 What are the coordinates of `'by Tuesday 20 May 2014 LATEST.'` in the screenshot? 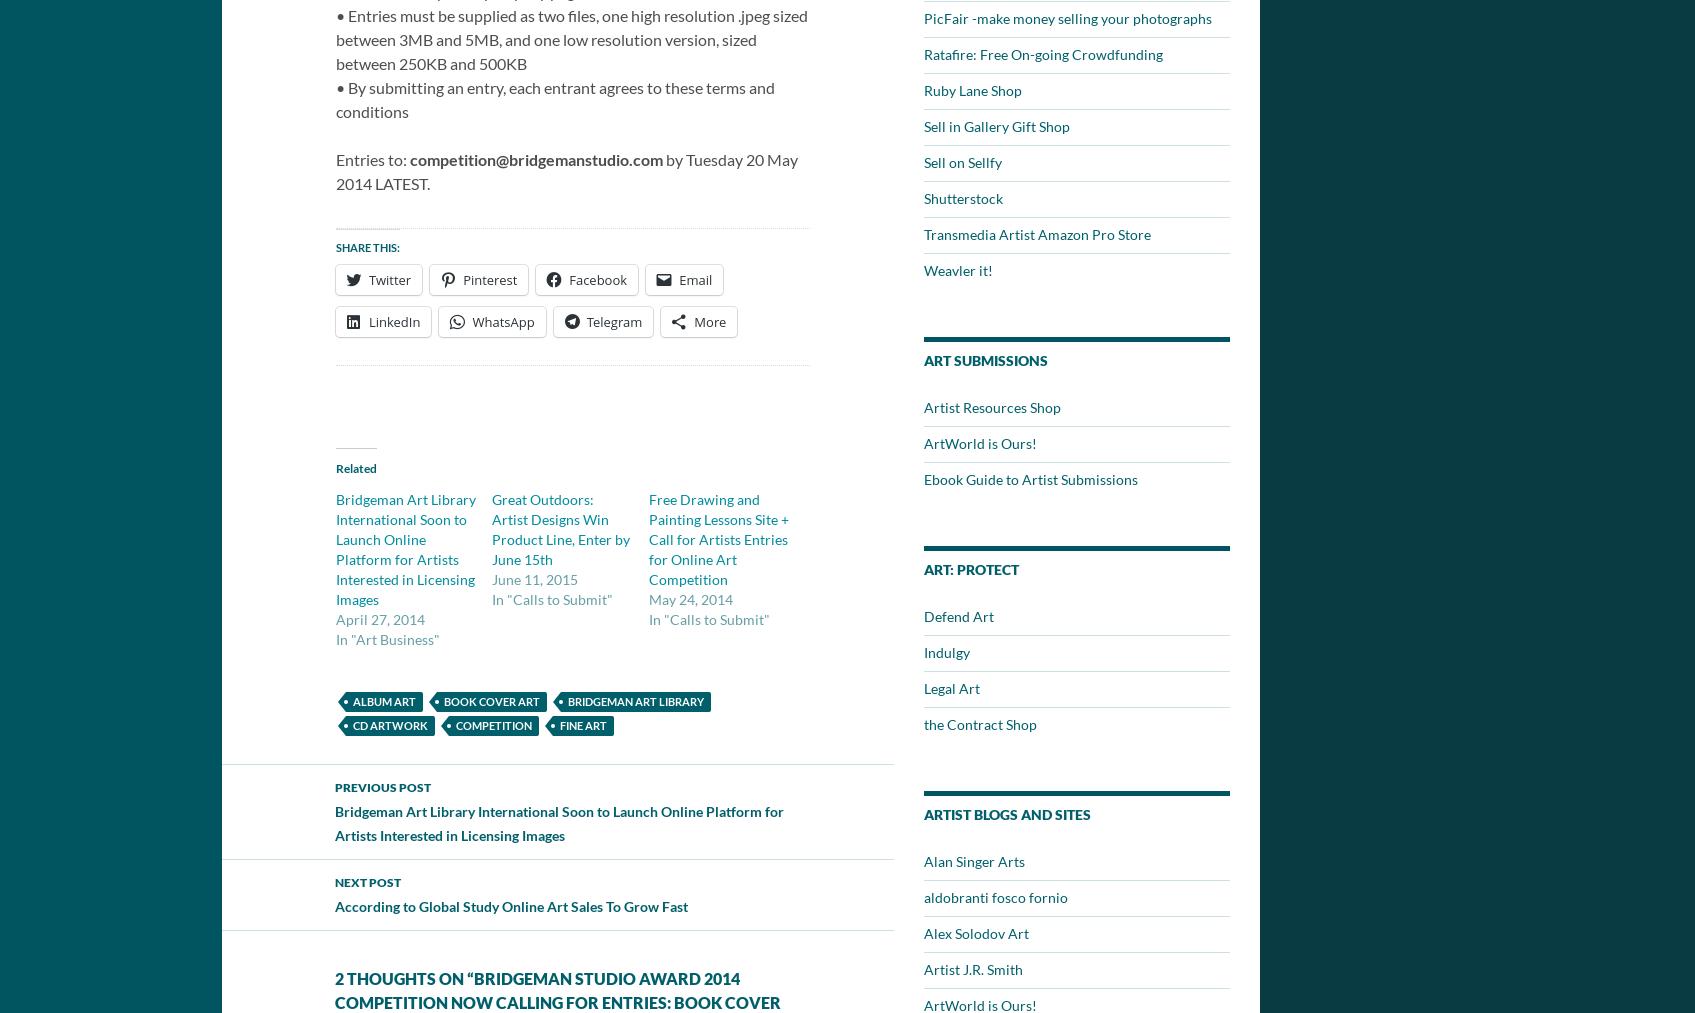 It's located at (566, 171).